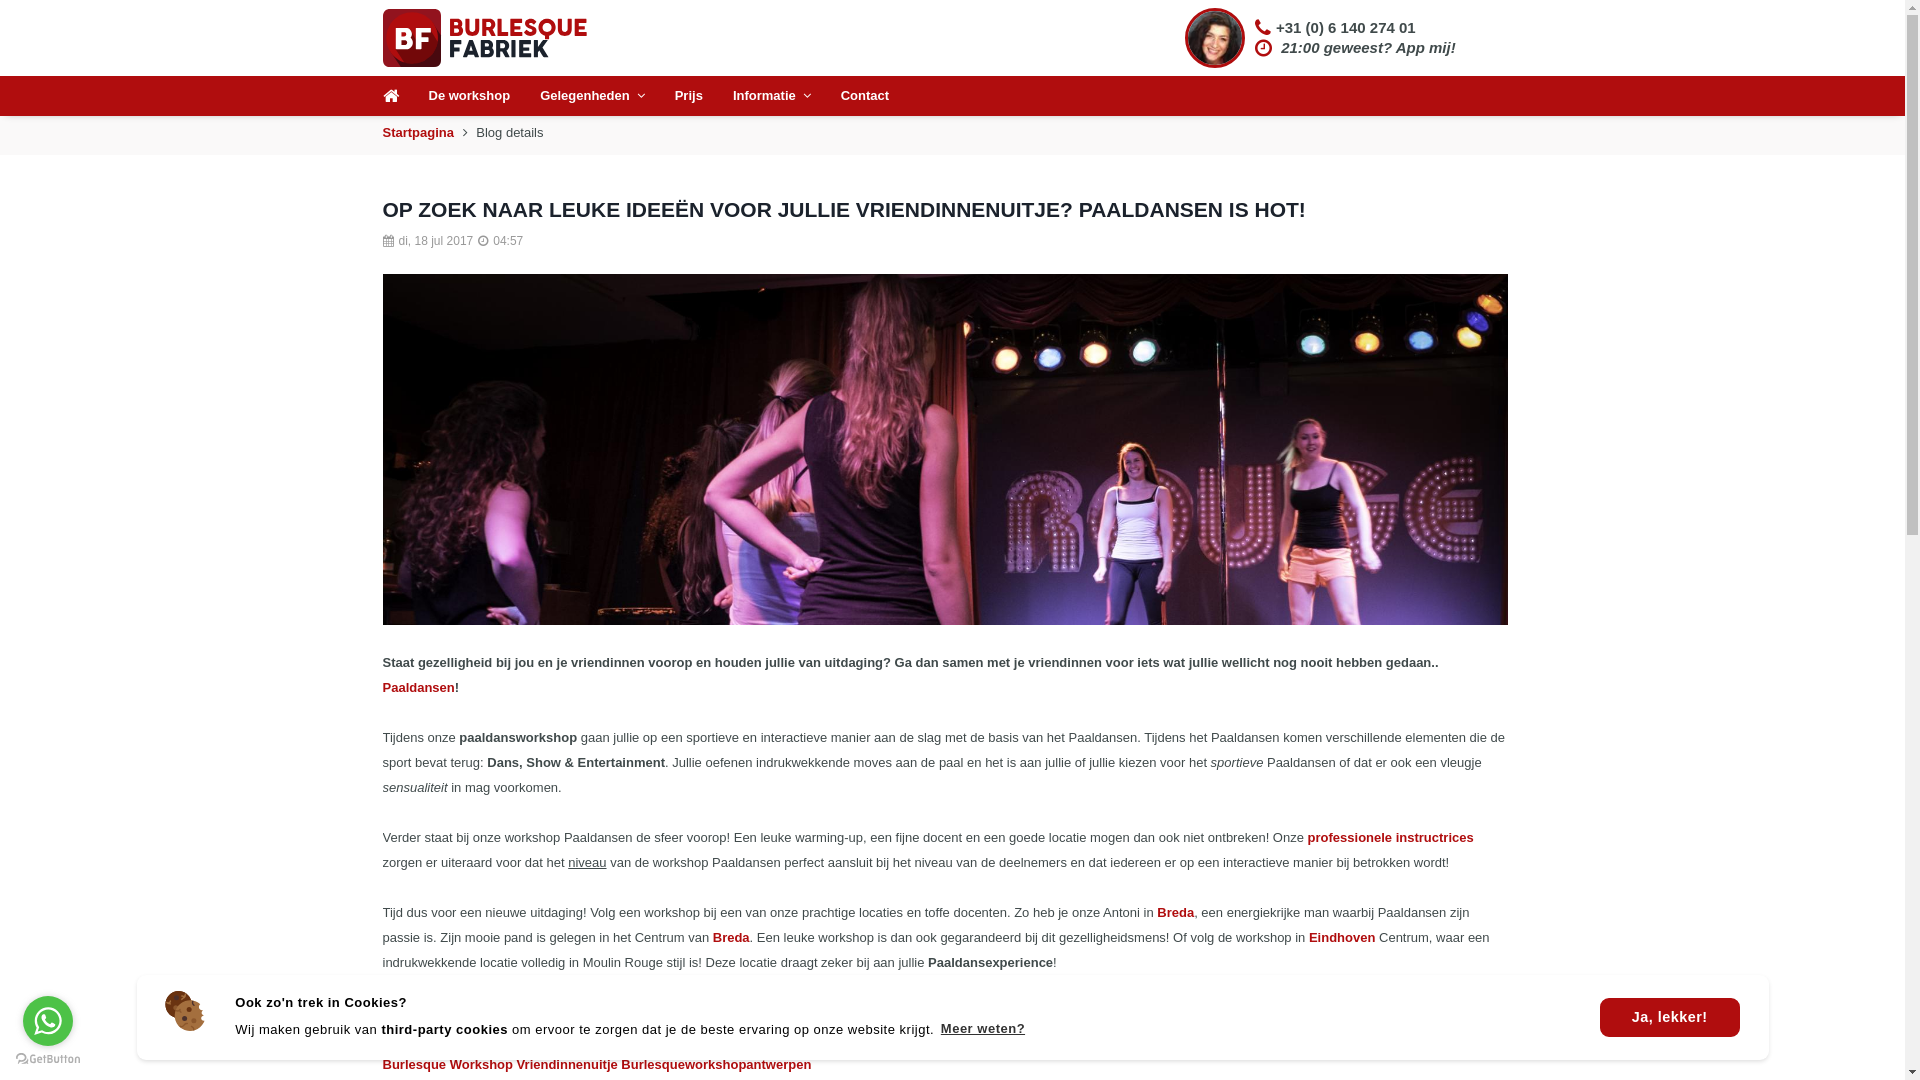 This screenshot has height=1080, width=1920. I want to click on 'Breda', so click(1175, 912).